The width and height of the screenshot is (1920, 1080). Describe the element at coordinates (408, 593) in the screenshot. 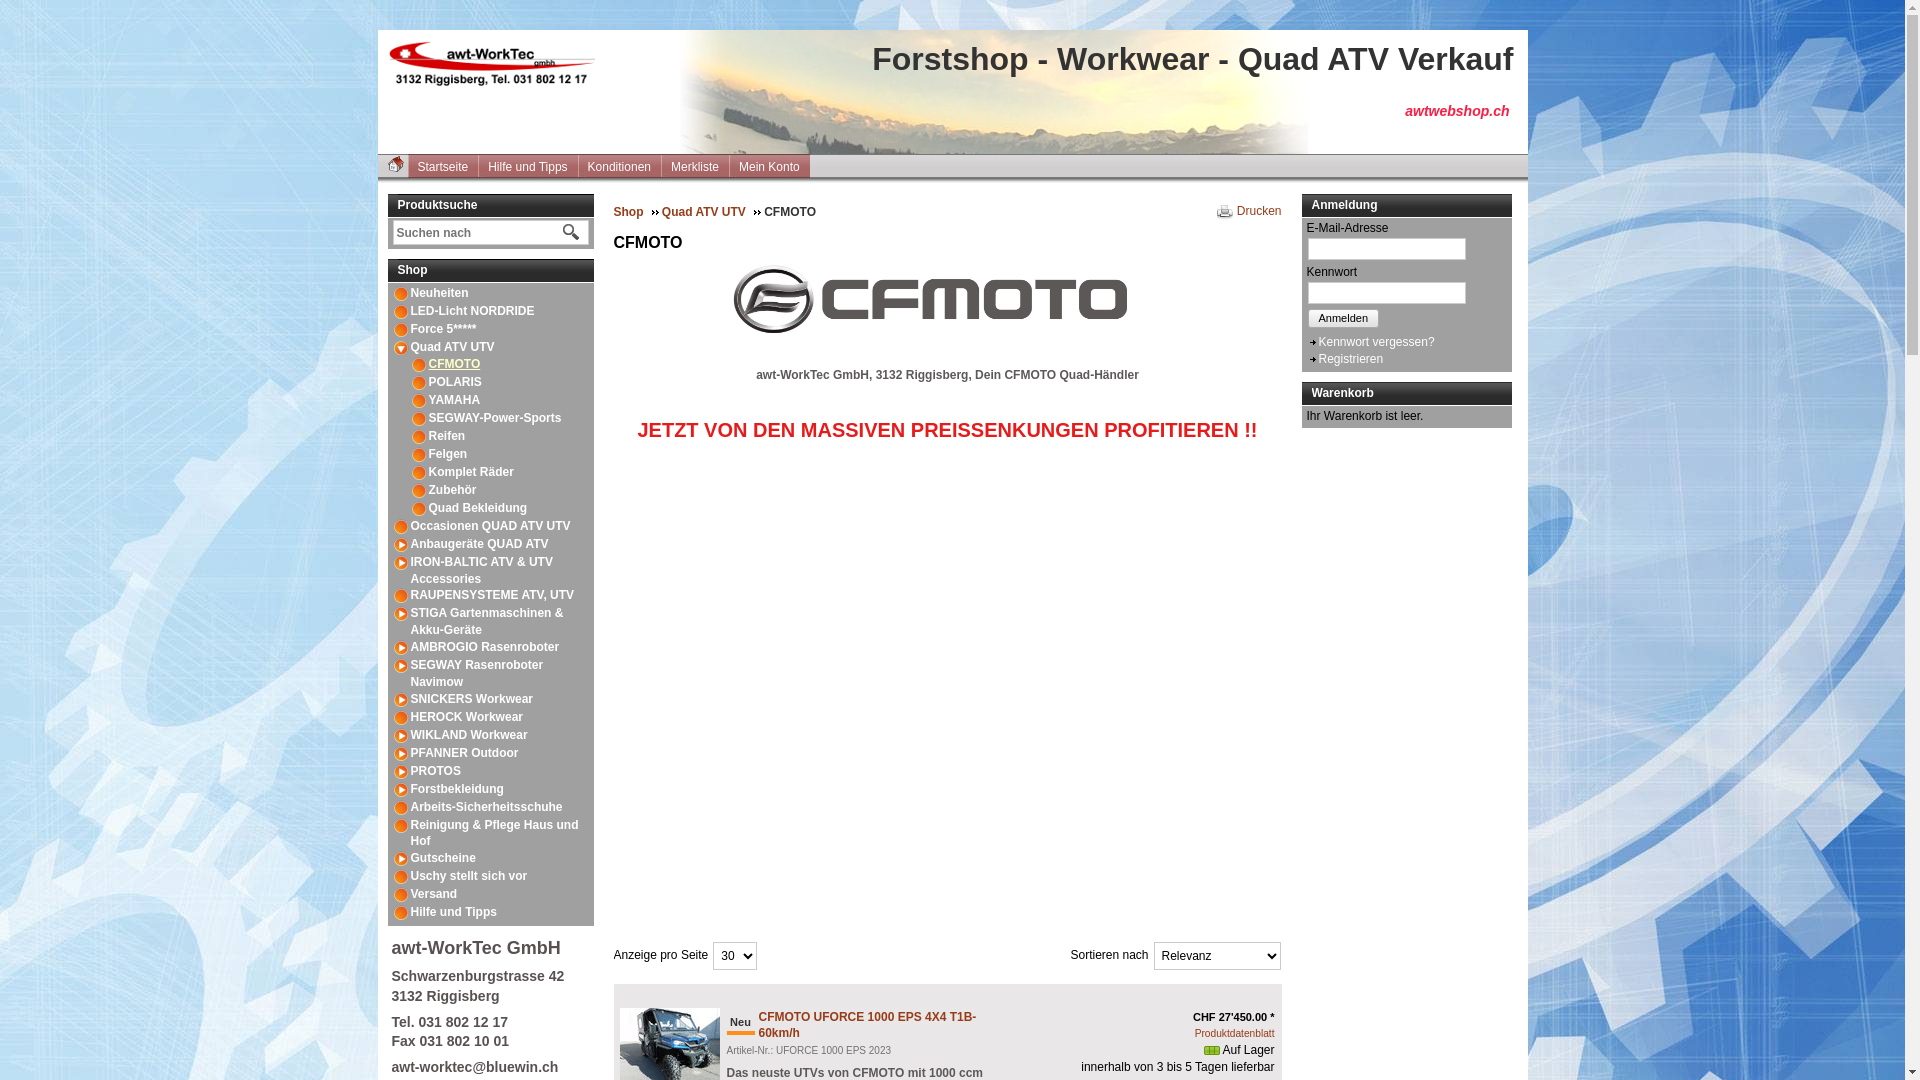

I see `'RAUPENSYSTEME ATV, UTV'` at that location.